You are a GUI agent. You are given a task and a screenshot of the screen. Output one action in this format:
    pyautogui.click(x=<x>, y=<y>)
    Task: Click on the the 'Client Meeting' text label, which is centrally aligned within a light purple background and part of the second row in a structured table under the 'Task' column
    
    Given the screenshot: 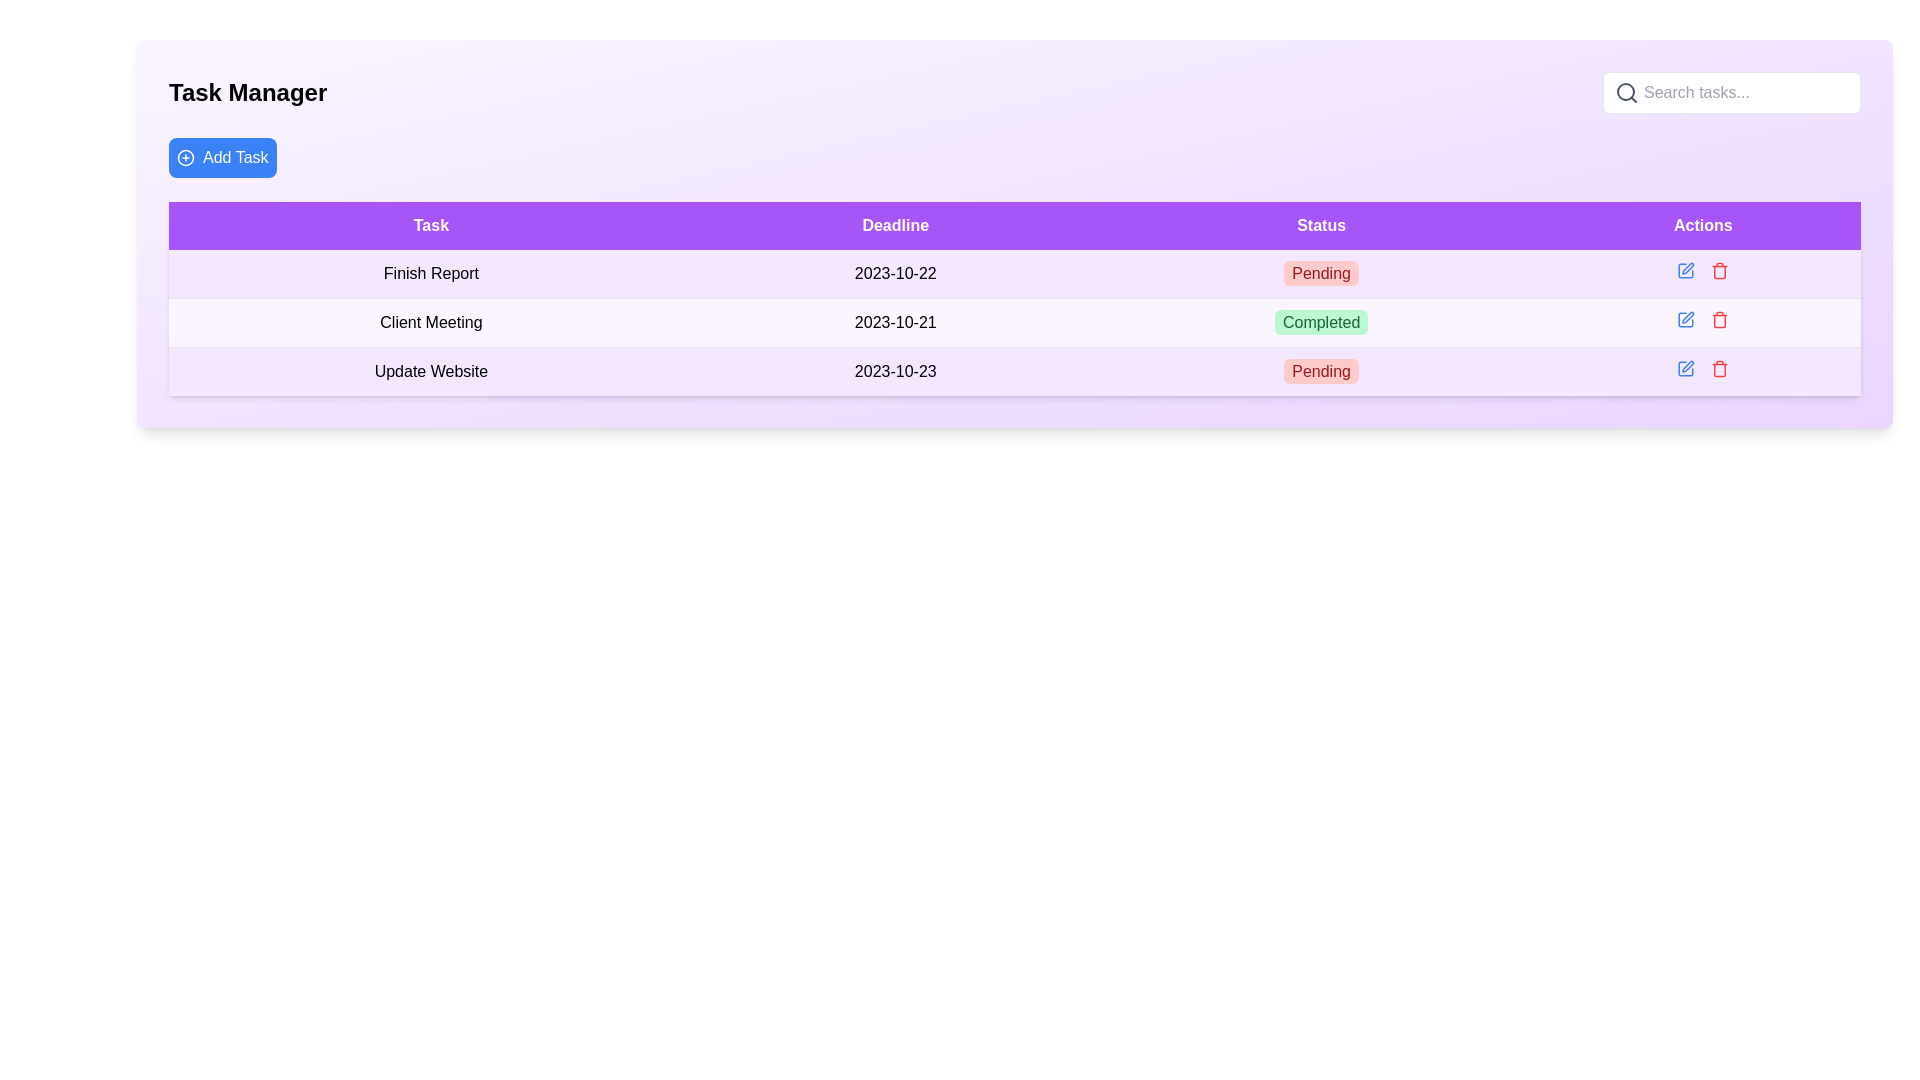 What is the action you would take?
    pyautogui.click(x=430, y=322)
    